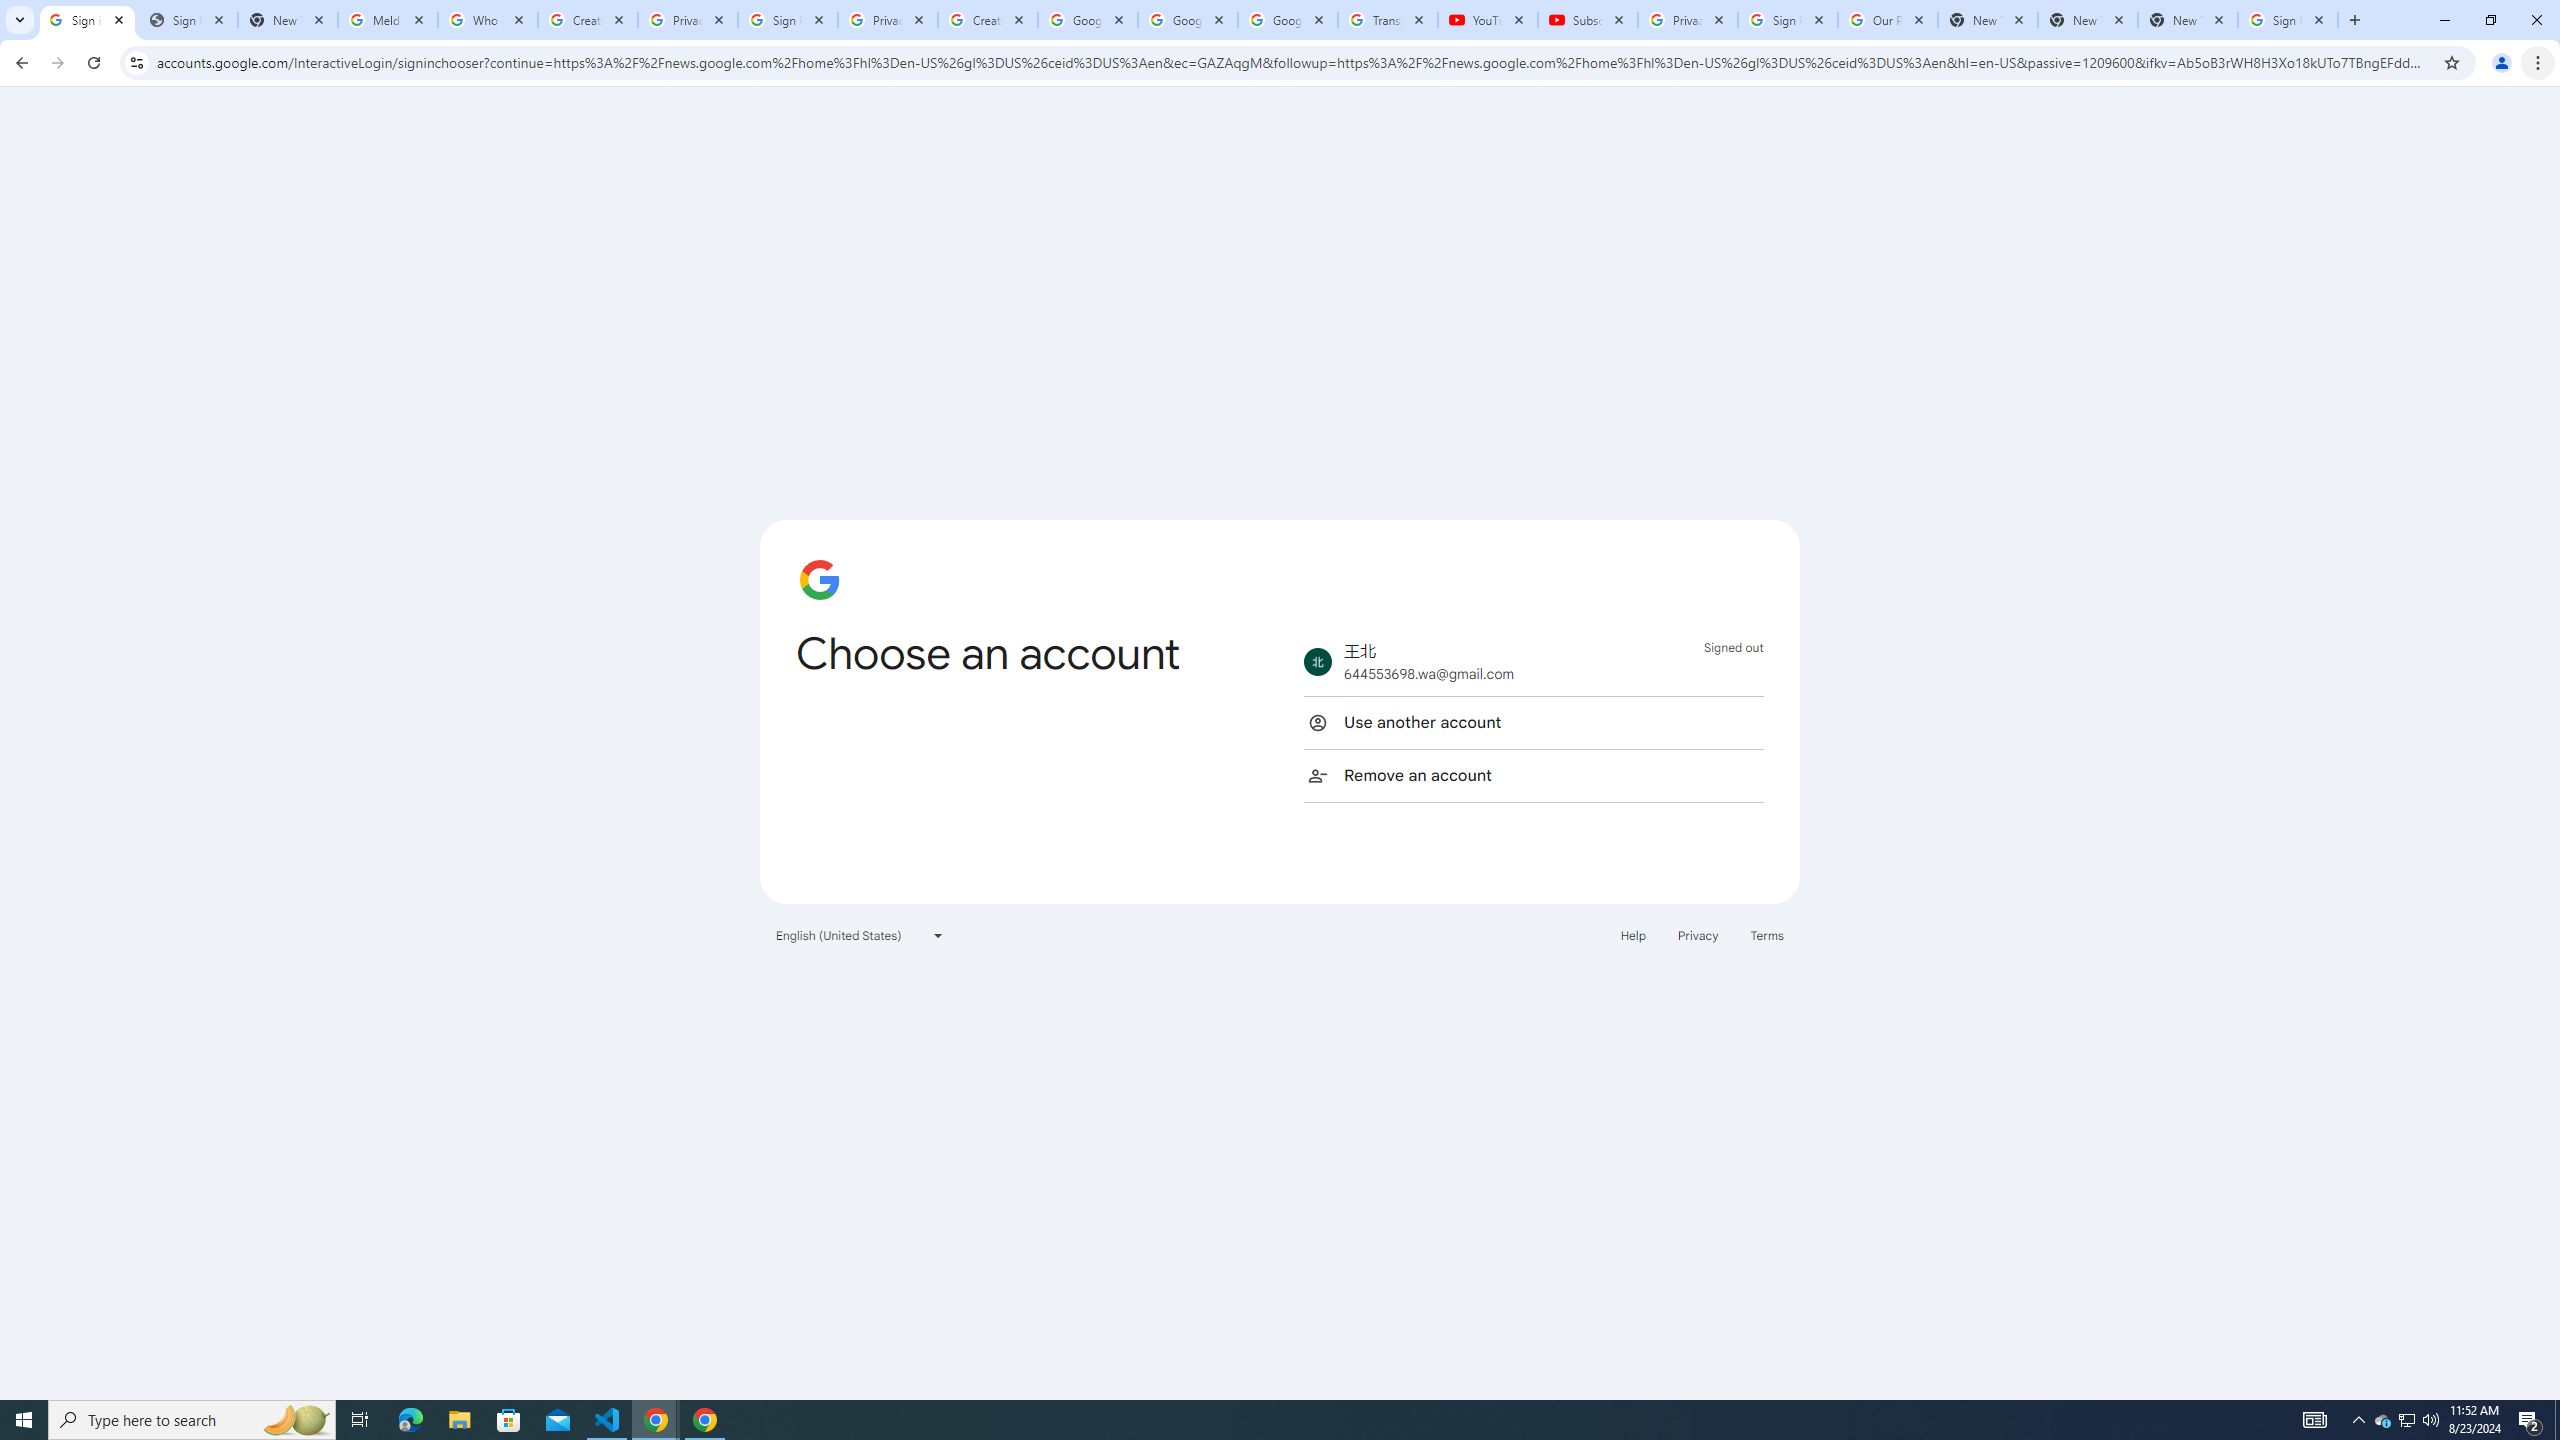 This screenshot has height=1440, width=2560. What do you see at coordinates (1487, 19) in the screenshot?
I see `'YouTube'` at bounding box center [1487, 19].